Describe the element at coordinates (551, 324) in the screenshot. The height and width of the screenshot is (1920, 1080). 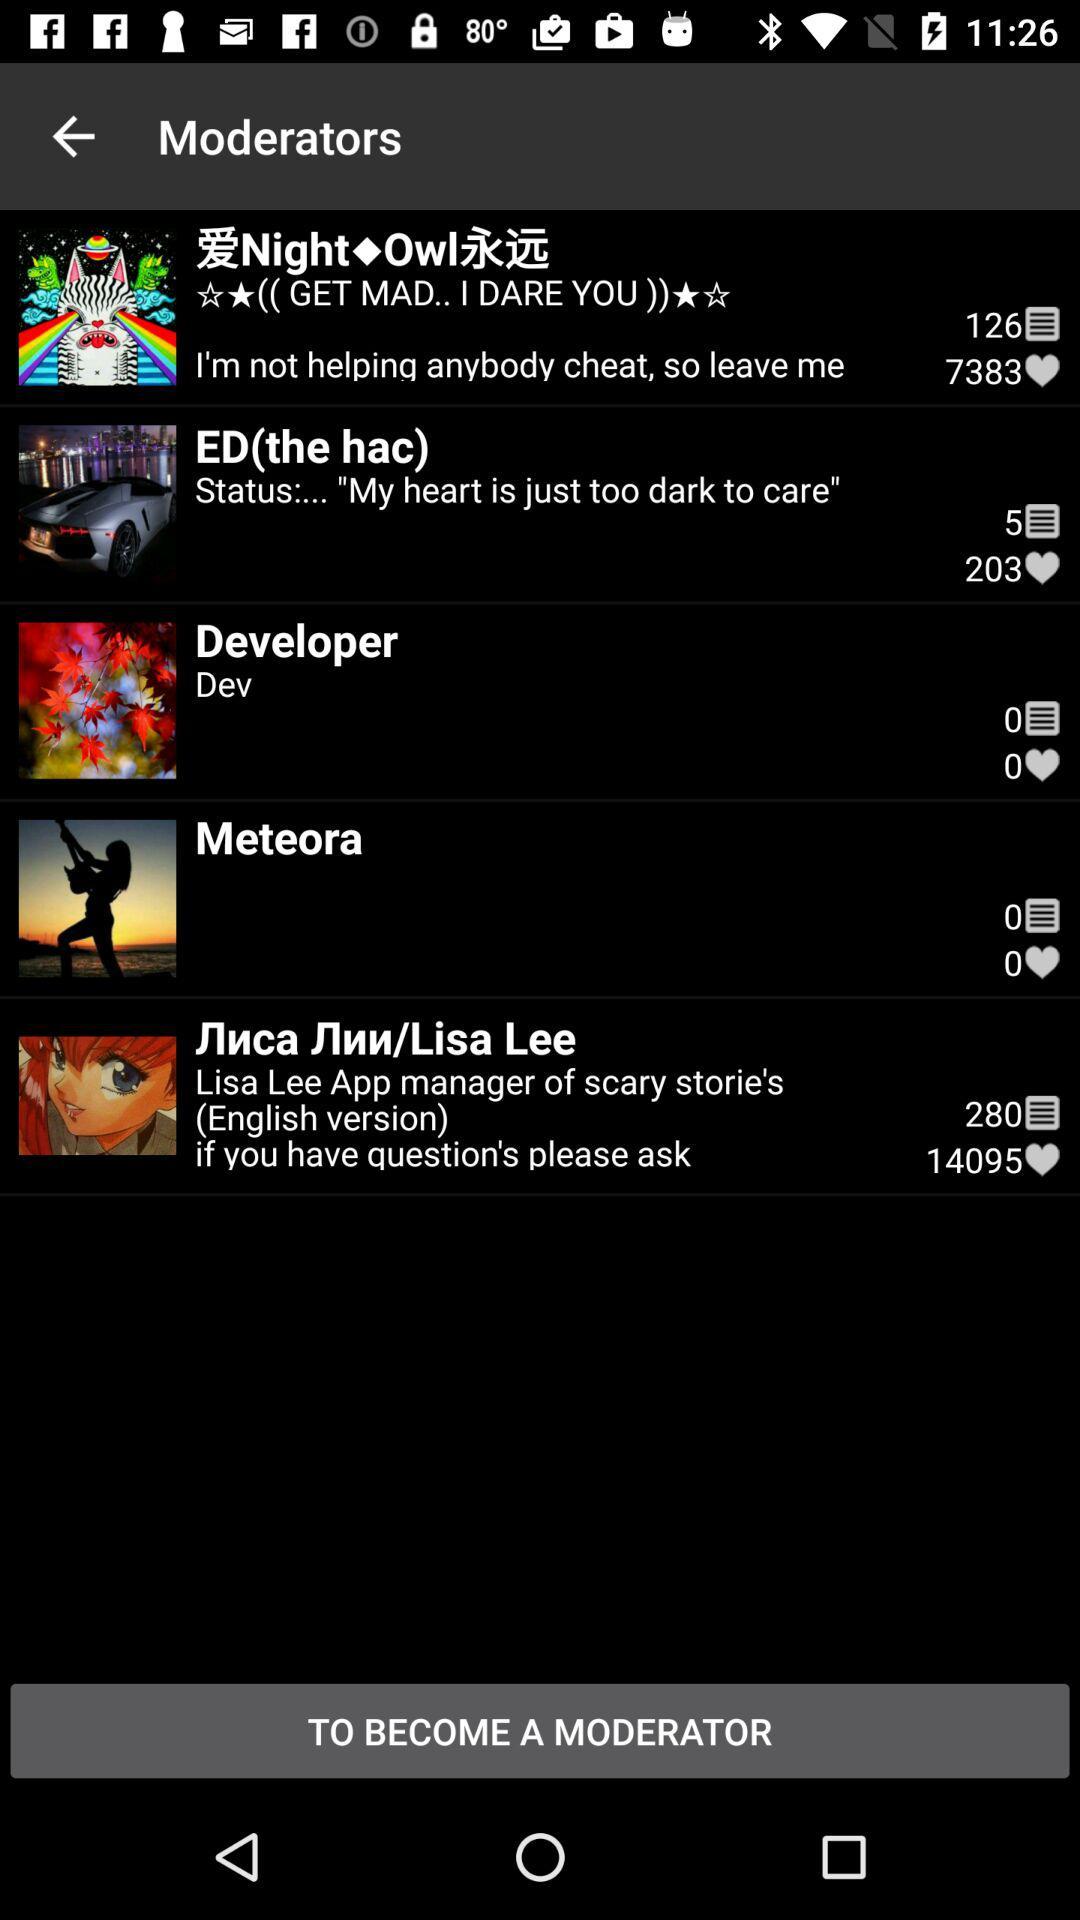
I see `the icon below the moderators app` at that location.